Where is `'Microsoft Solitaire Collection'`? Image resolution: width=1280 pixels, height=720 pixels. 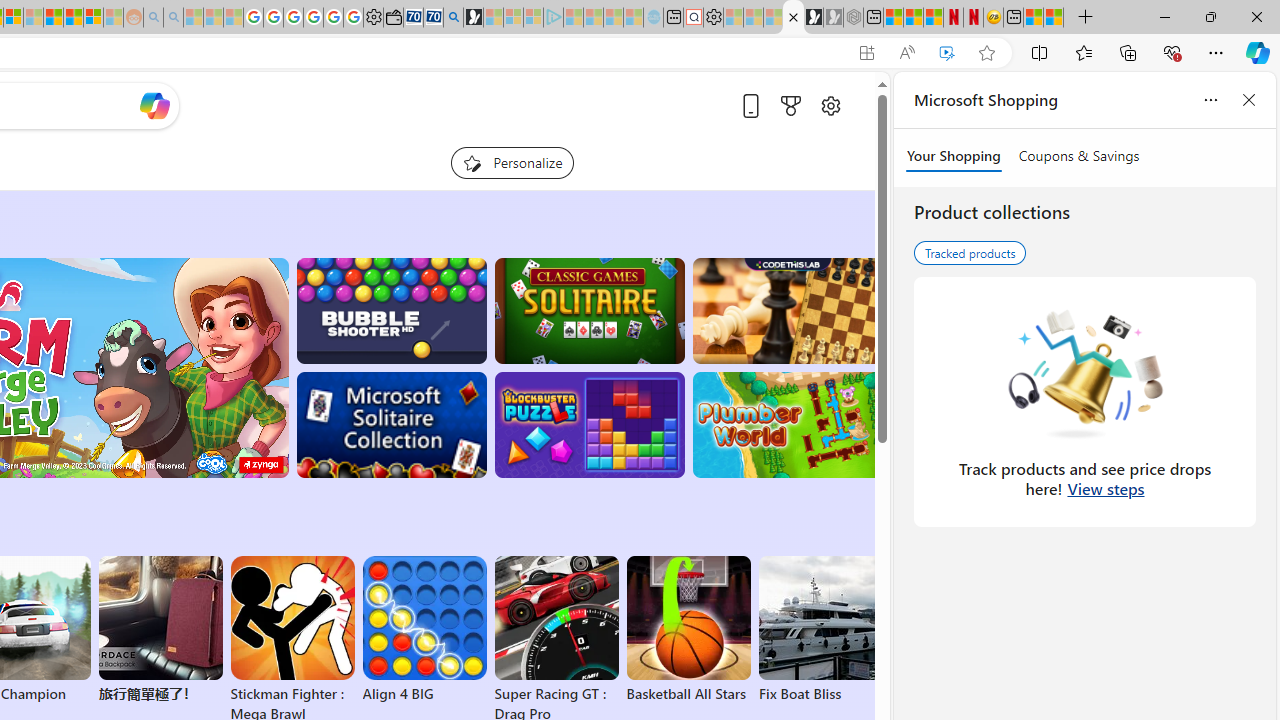
'Microsoft Solitaire Collection' is located at coordinates (391, 424).